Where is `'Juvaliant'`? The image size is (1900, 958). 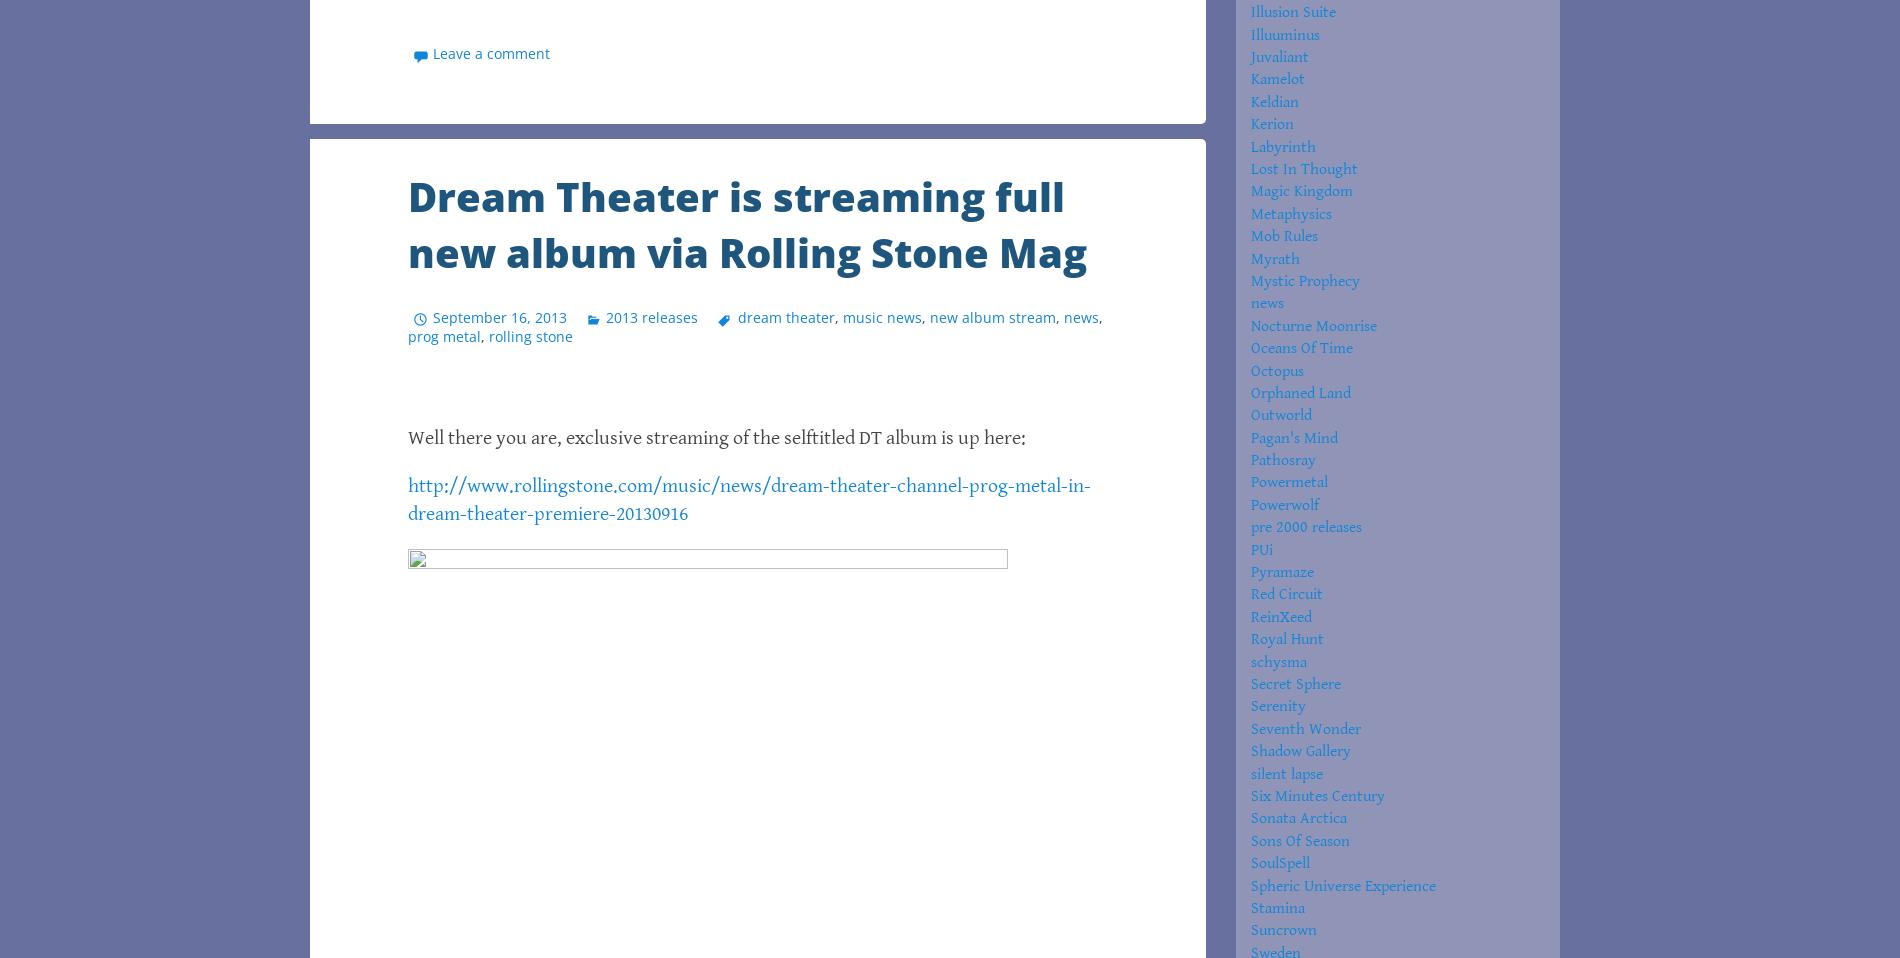
'Juvaliant' is located at coordinates (1279, 56).